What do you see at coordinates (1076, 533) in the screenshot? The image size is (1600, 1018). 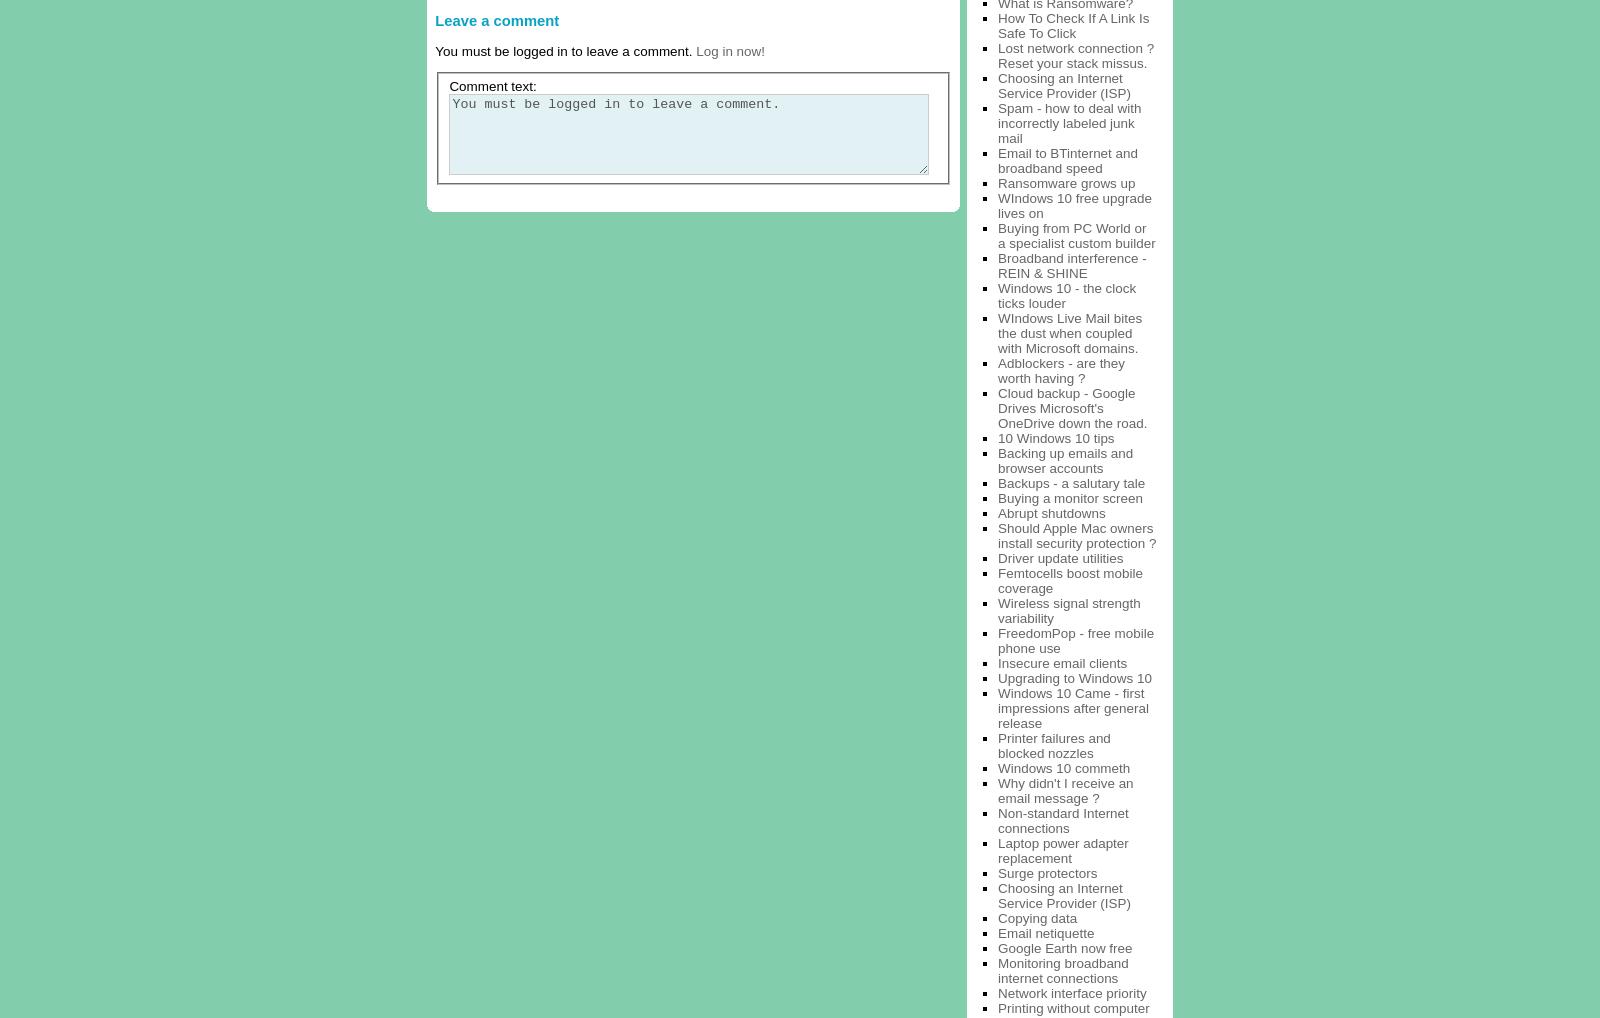 I see `'Should Apple Mac owners install security protection ?'` at bounding box center [1076, 533].